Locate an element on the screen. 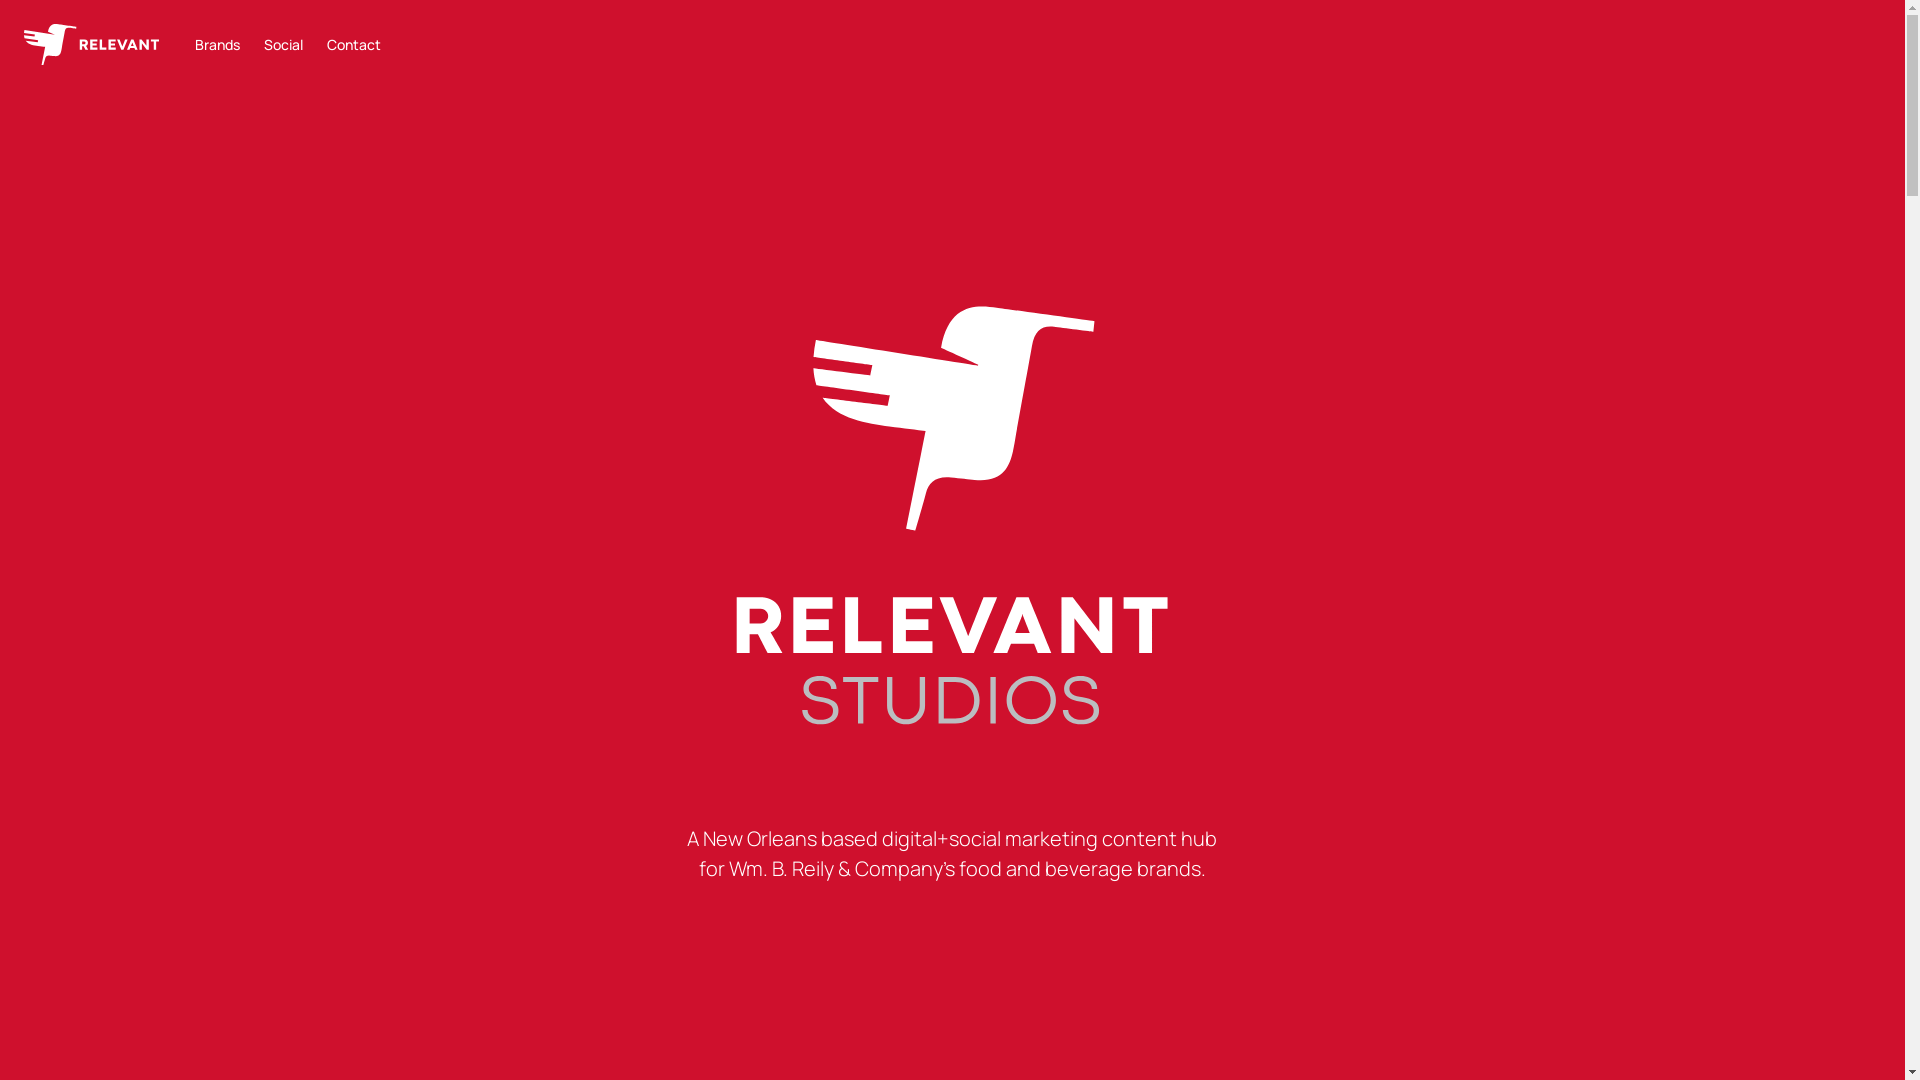  'Contact' is located at coordinates (354, 44).